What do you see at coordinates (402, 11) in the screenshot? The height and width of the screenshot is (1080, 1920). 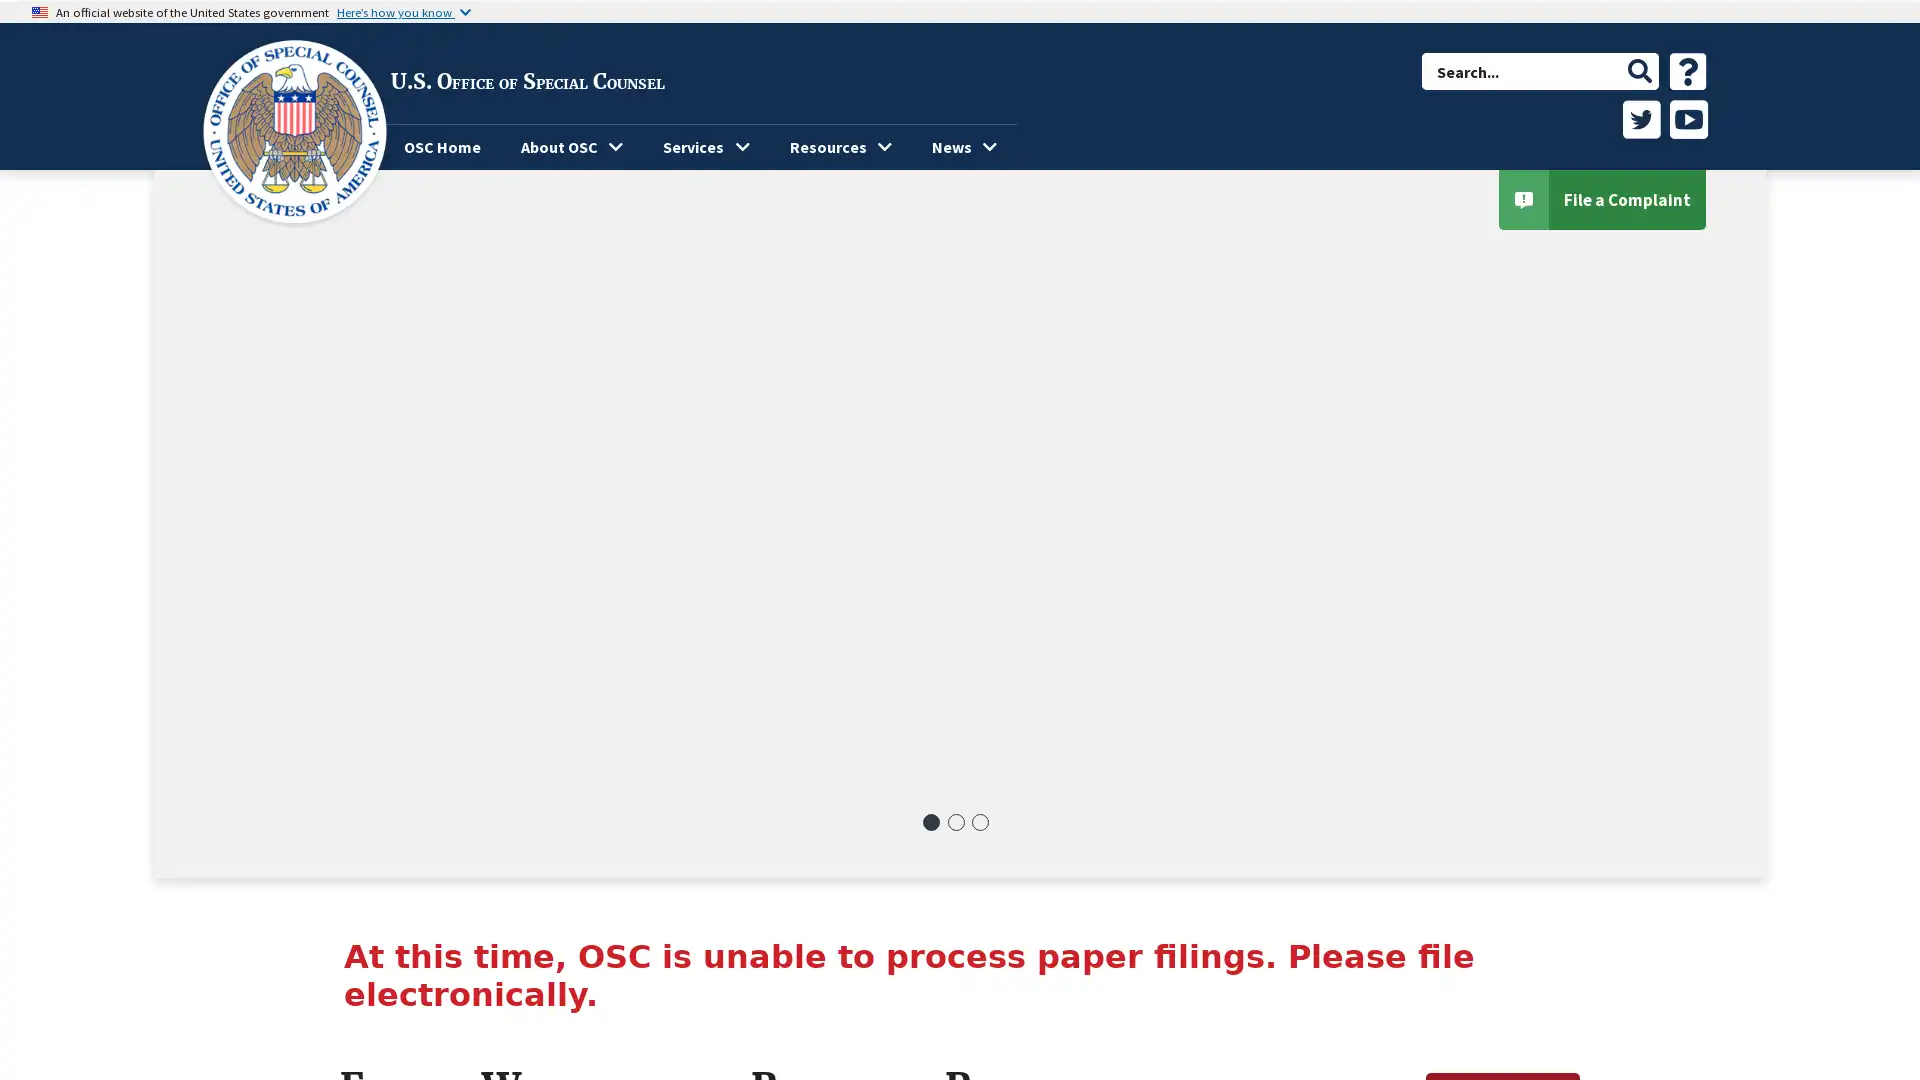 I see `Heres how you know` at bounding box center [402, 11].